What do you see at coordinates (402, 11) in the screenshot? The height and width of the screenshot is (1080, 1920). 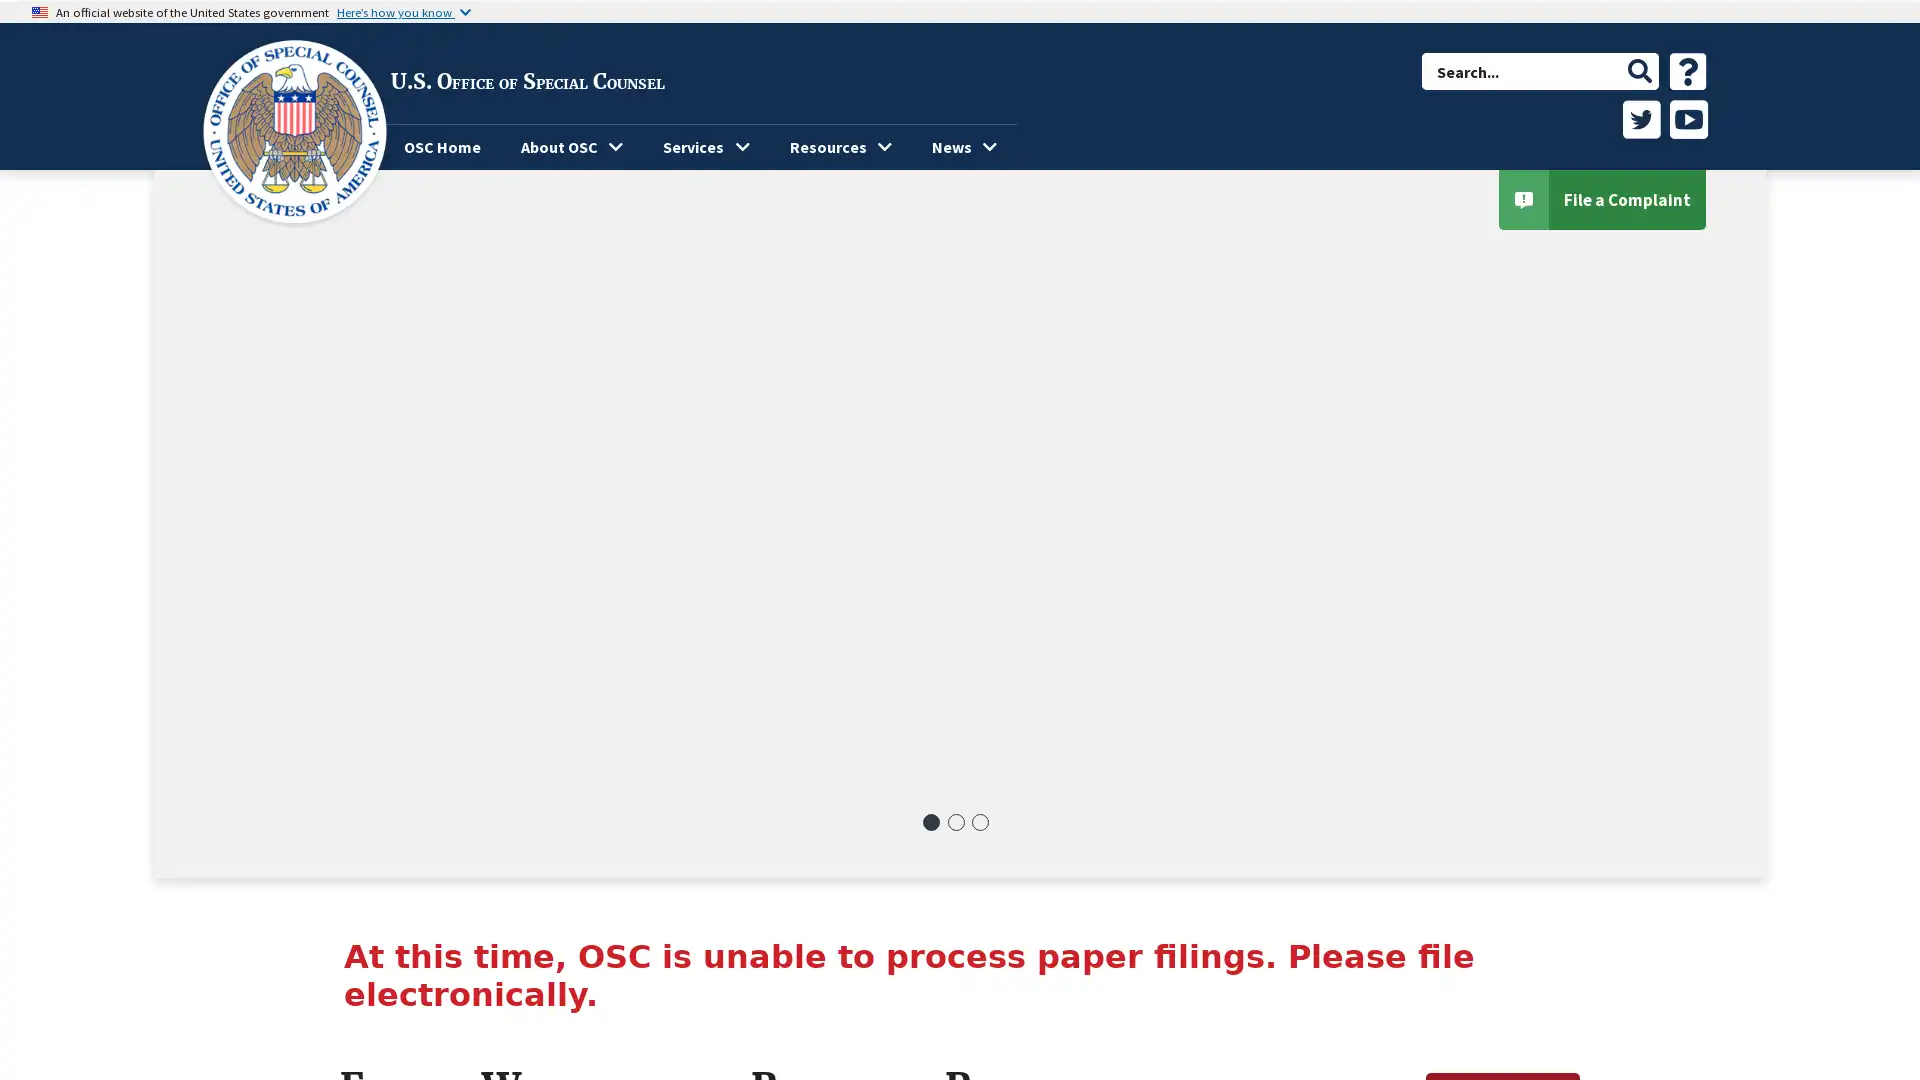 I see `Heres how you know` at bounding box center [402, 11].